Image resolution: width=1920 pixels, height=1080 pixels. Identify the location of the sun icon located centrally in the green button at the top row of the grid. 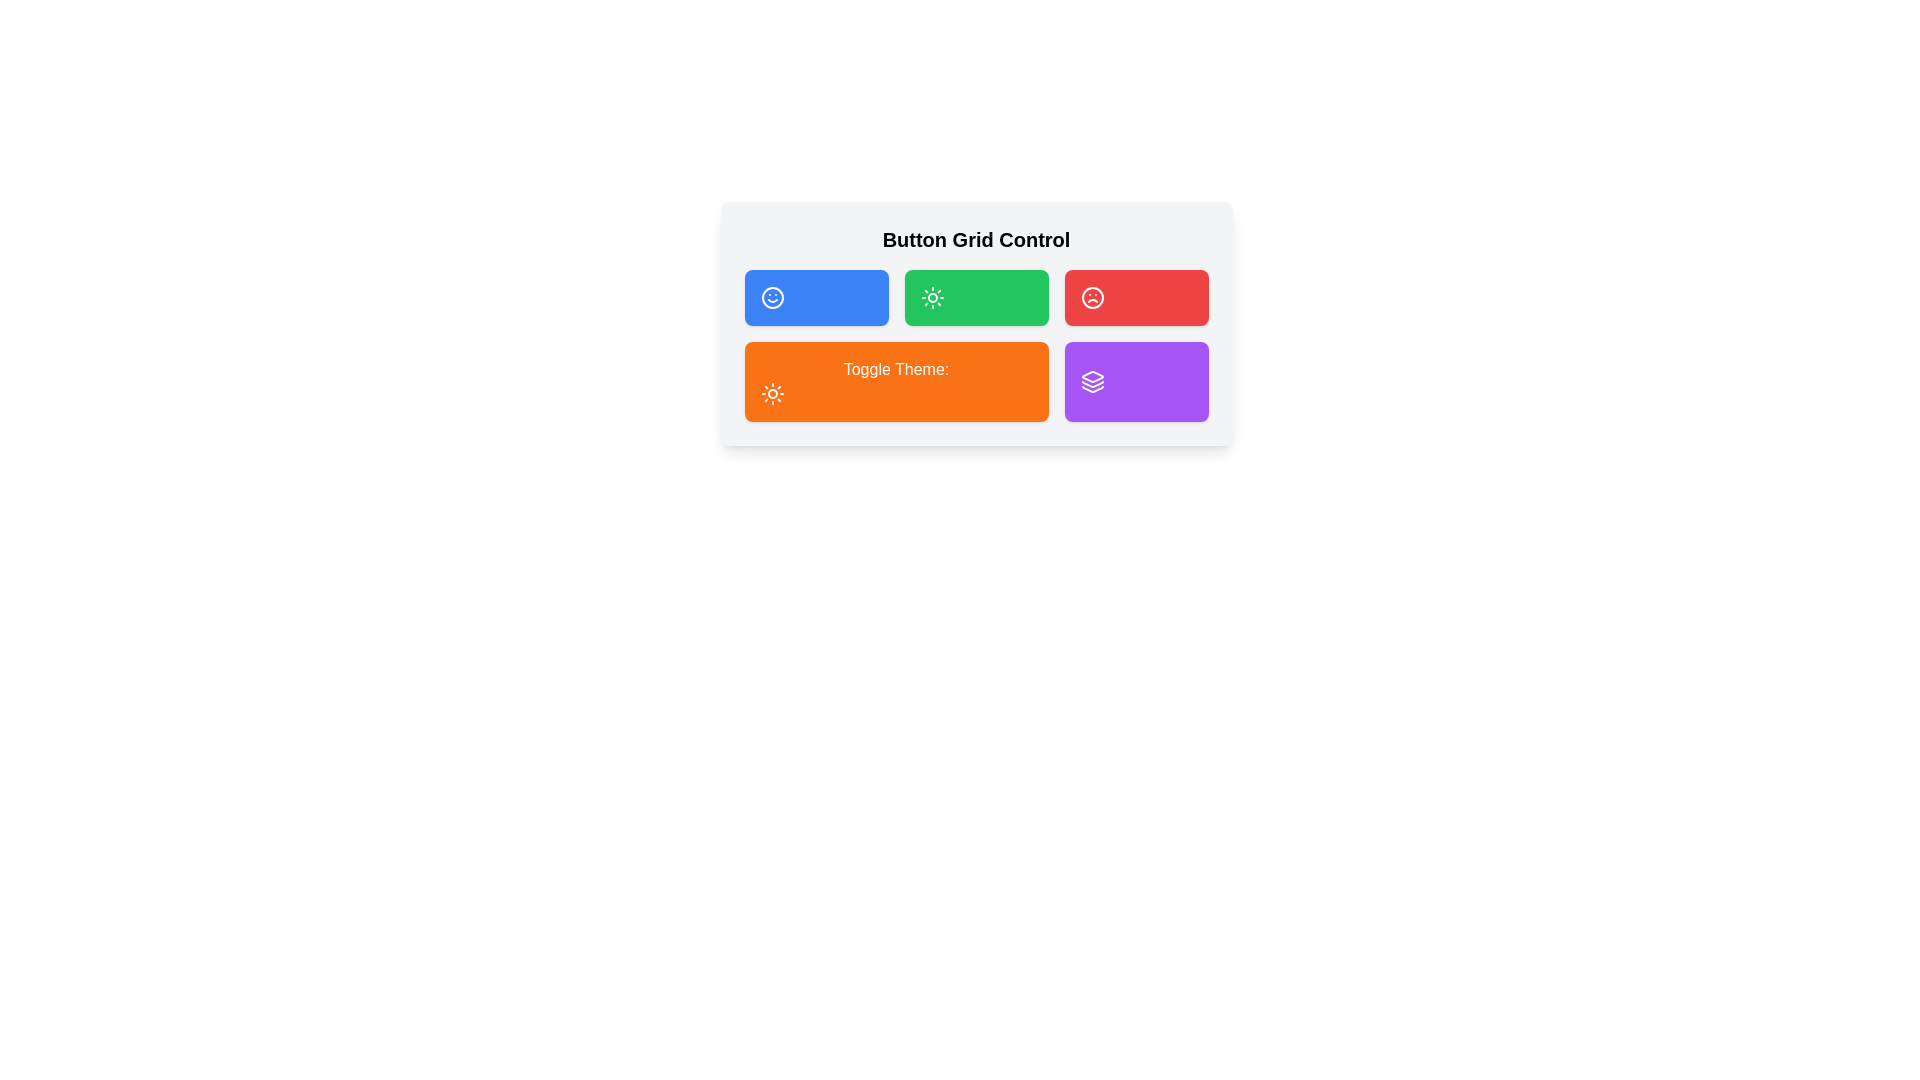
(931, 297).